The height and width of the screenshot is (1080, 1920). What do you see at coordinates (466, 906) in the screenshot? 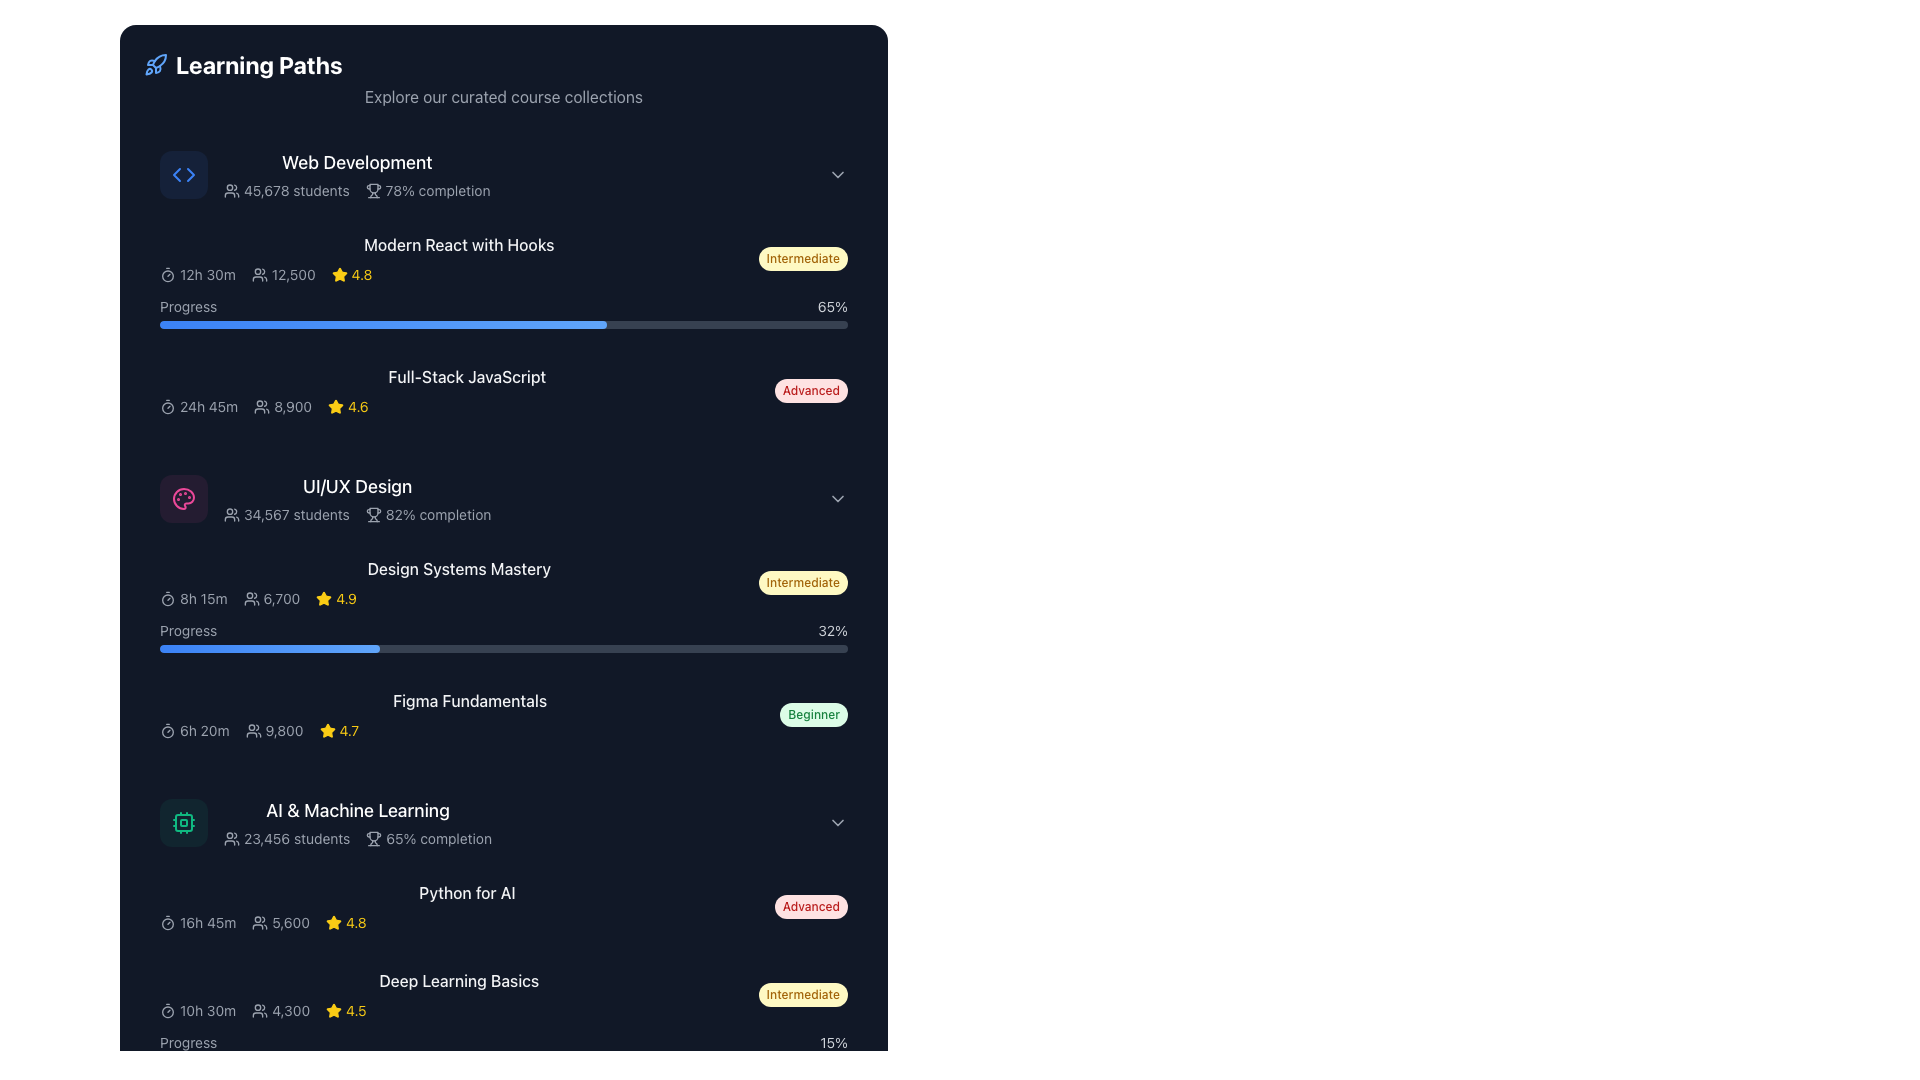
I see `text label that displays 'Python for AI', which is located in the lower-middle portion of the 'AI & Machine Learning' section, above the details like duration and user count` at bounding box center [466, 906].